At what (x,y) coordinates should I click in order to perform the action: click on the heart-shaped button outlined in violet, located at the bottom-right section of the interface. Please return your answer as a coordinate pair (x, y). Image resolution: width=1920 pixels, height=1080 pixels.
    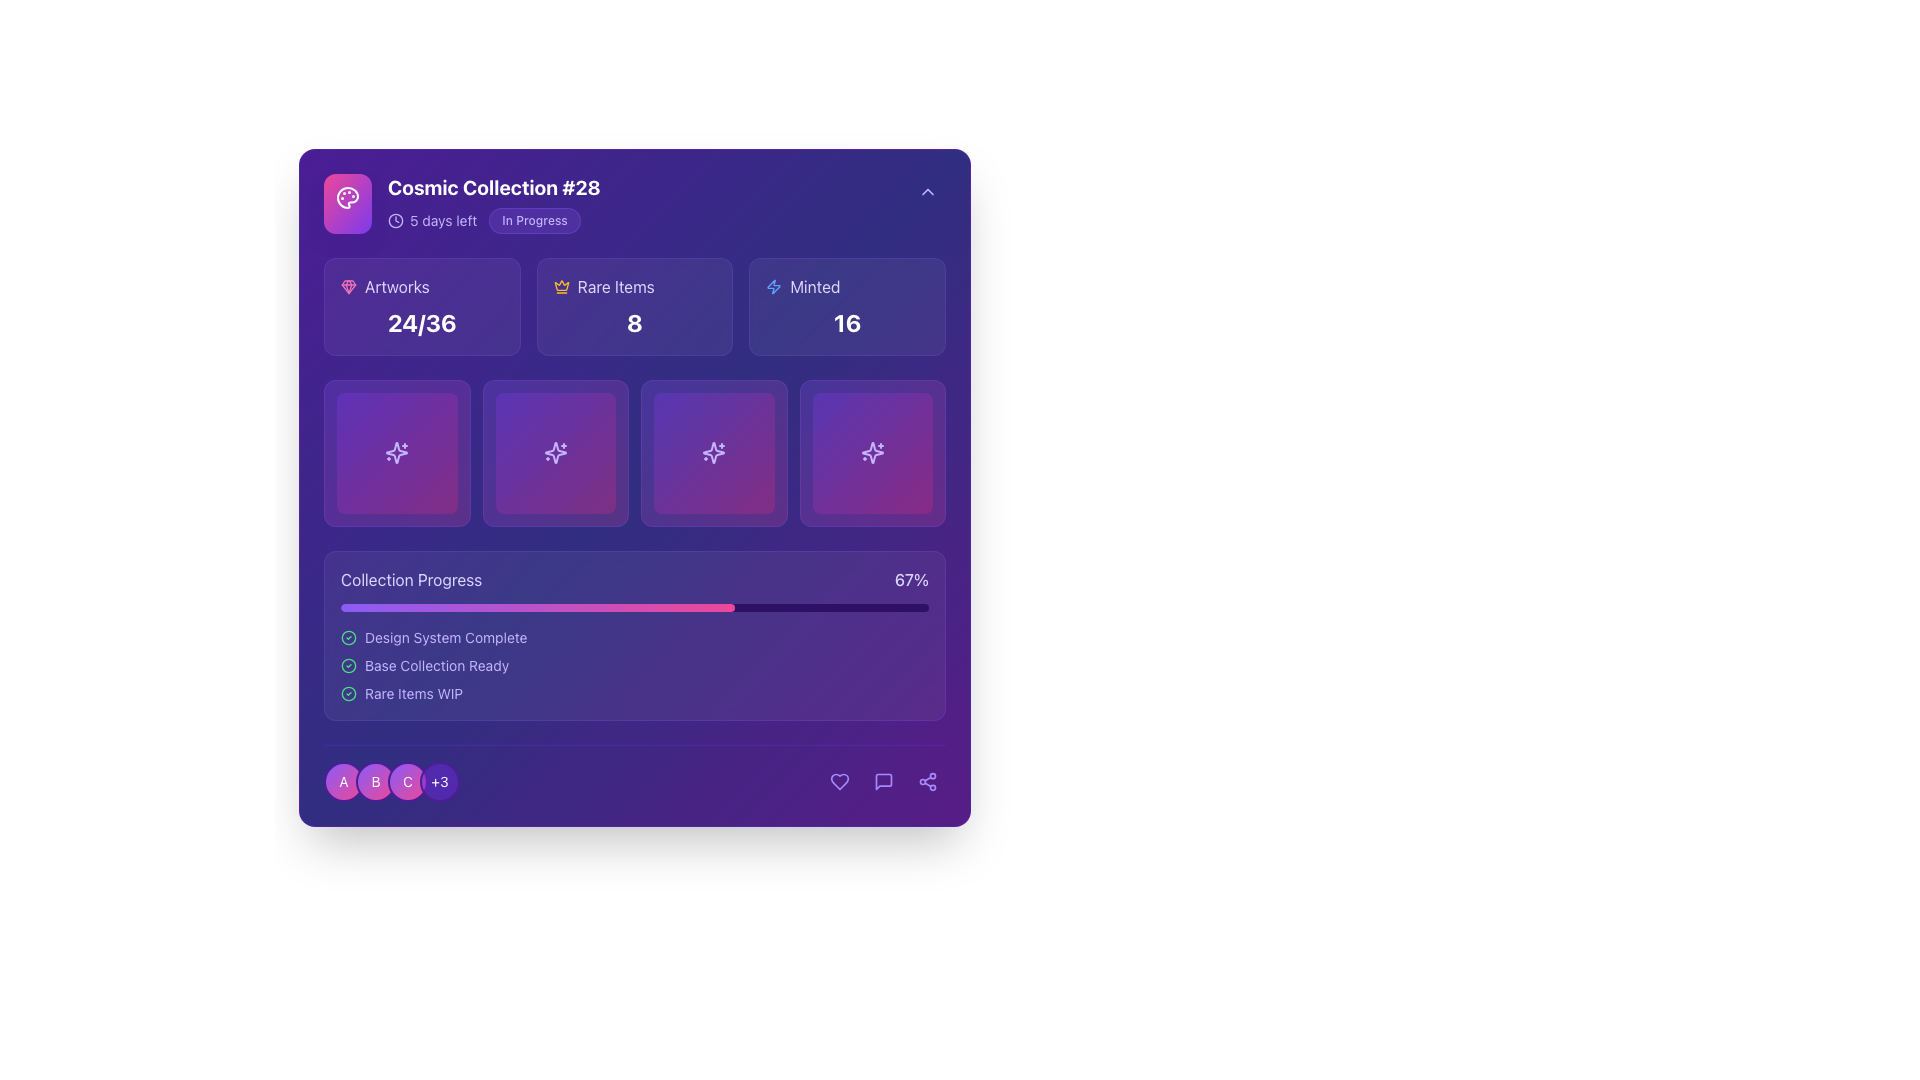
    Looking at the image, I should click on (840, 780).